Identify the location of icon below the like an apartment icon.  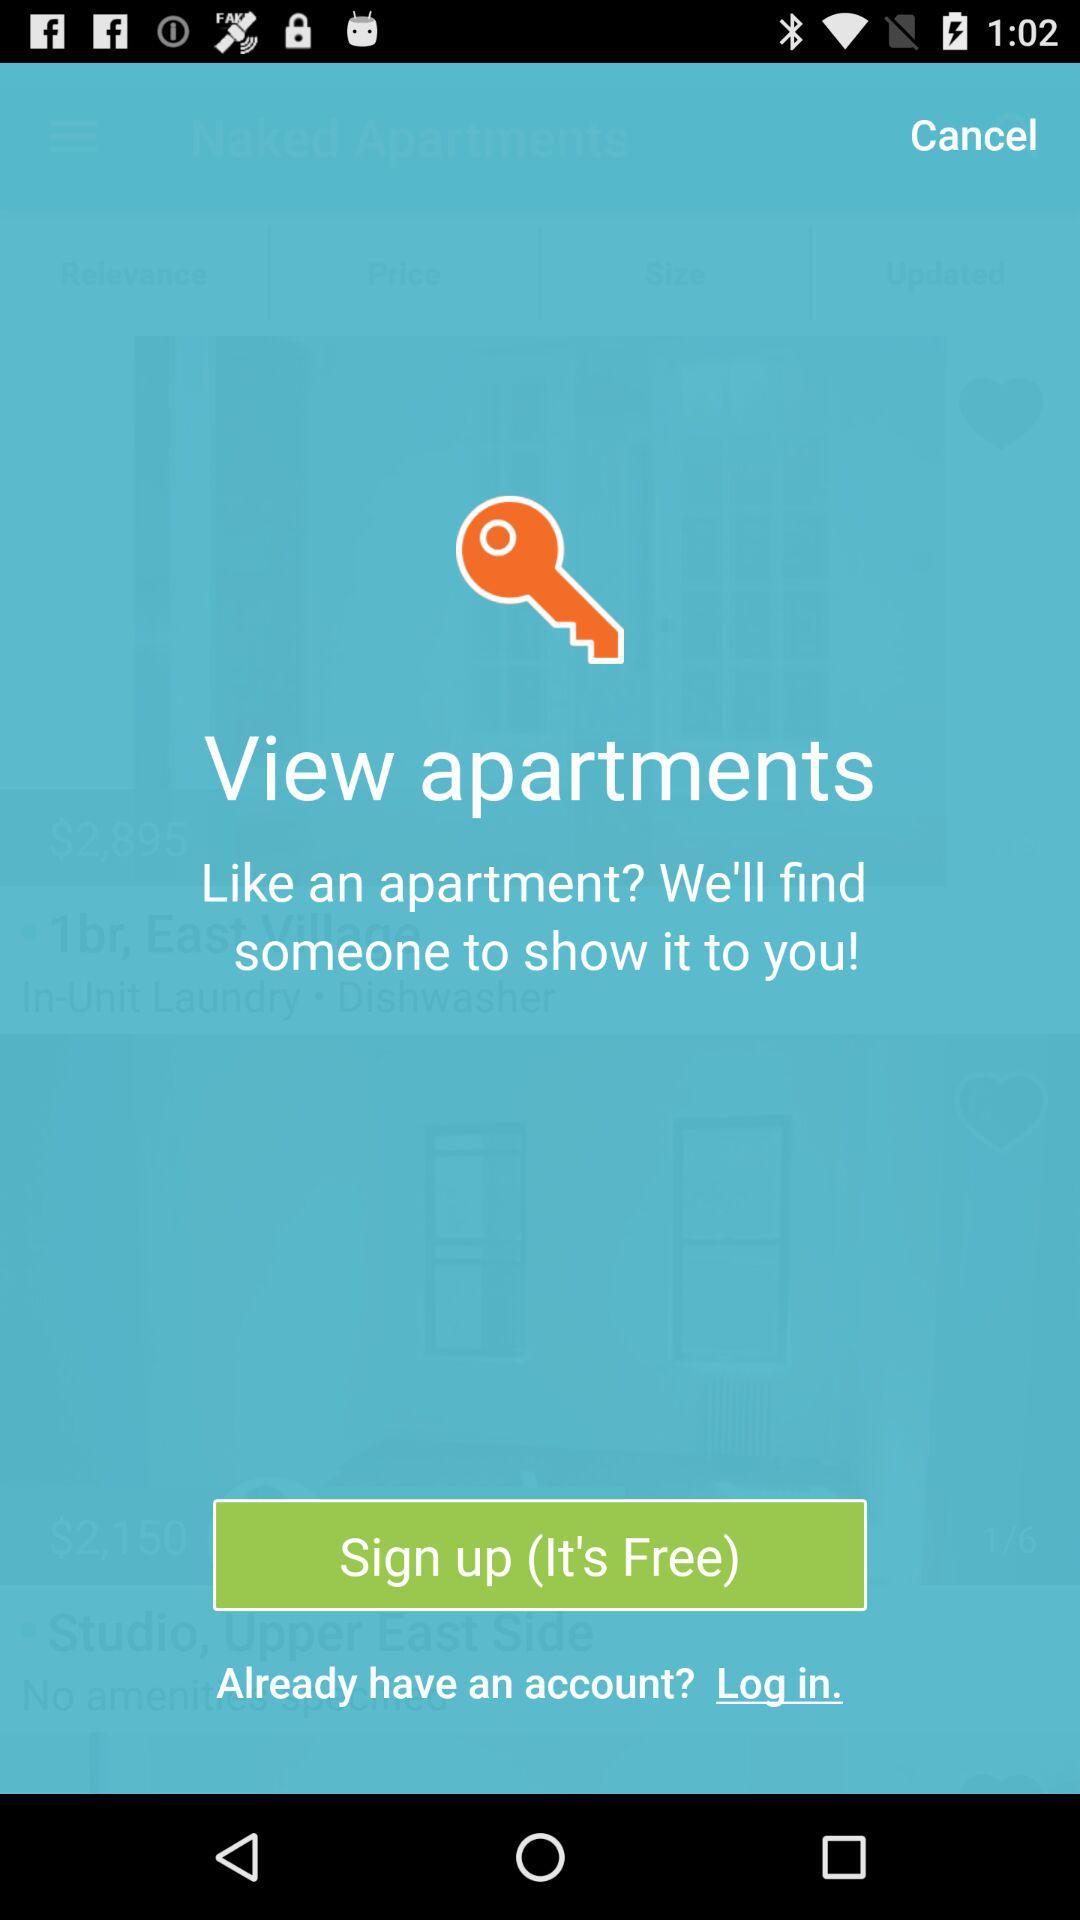
(540, 1554).